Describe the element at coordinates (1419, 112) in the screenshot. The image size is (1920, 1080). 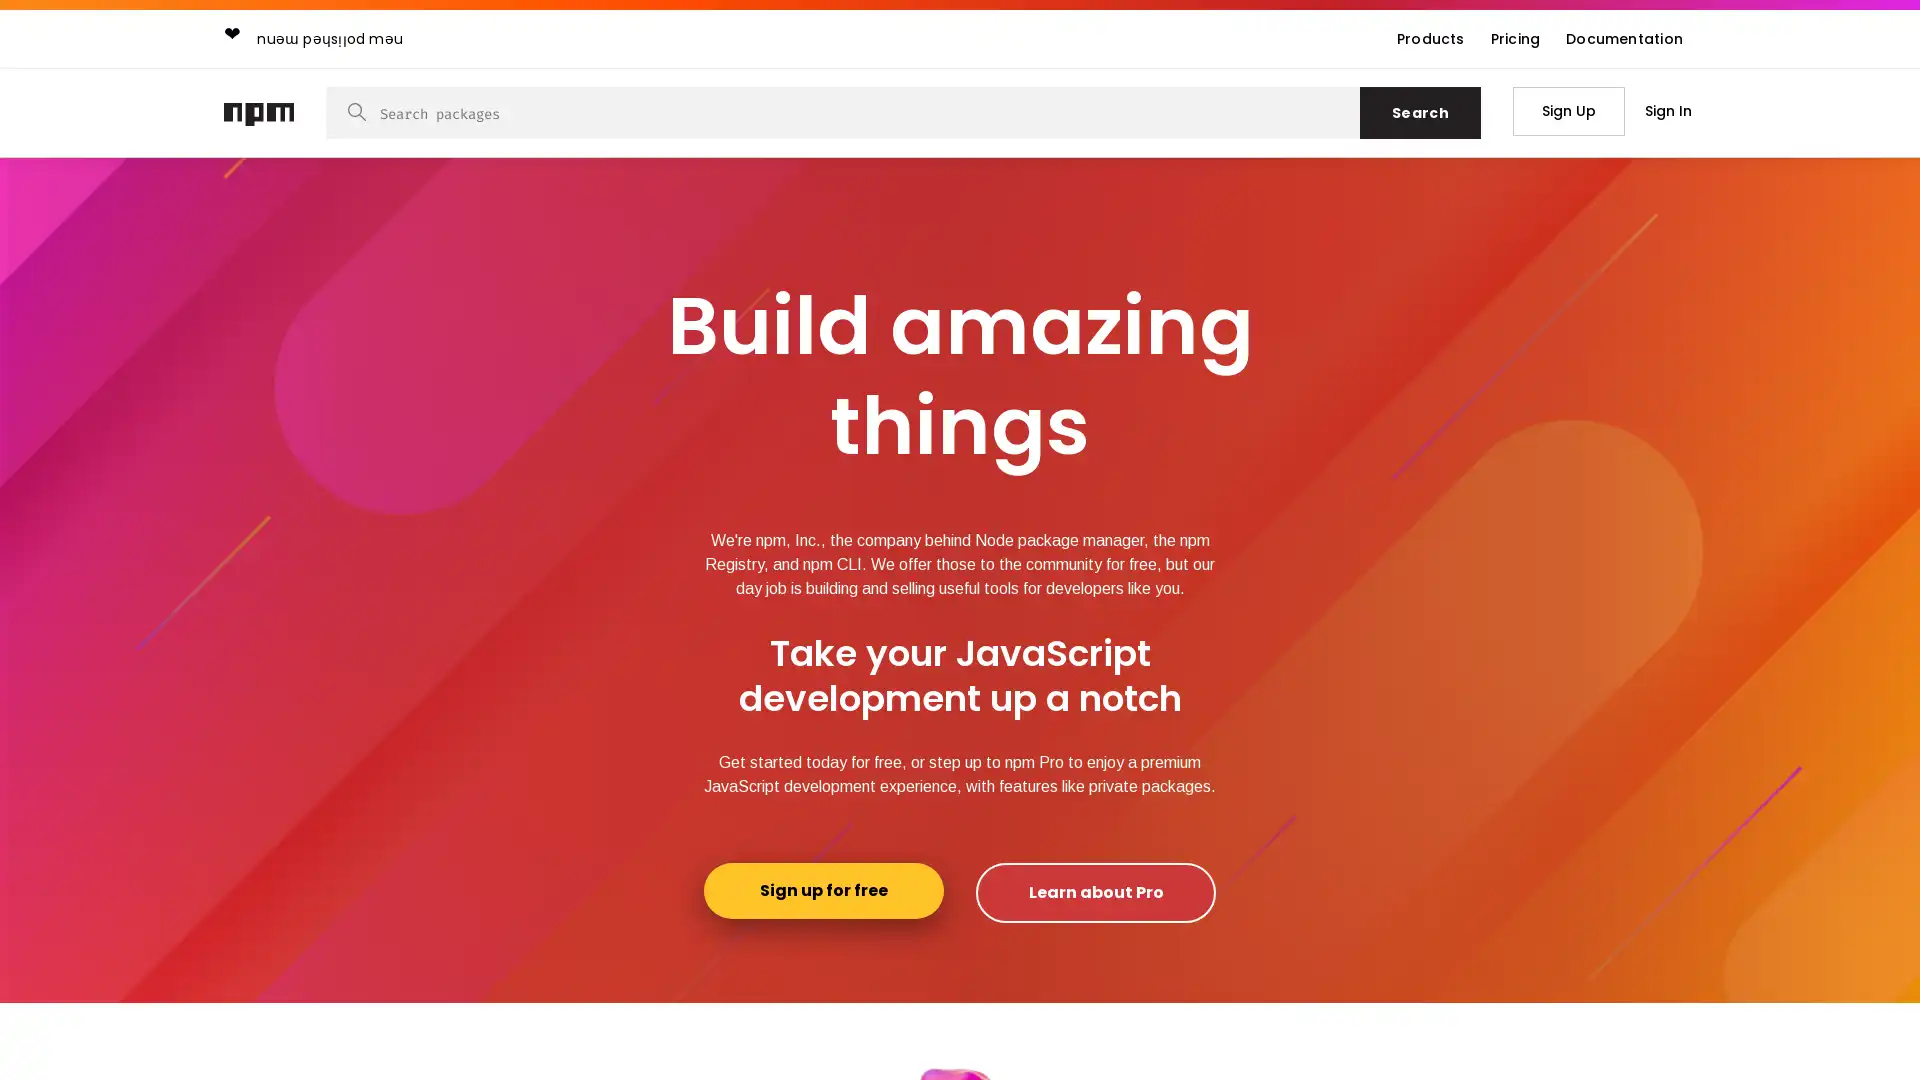
I see `Search` at that location.